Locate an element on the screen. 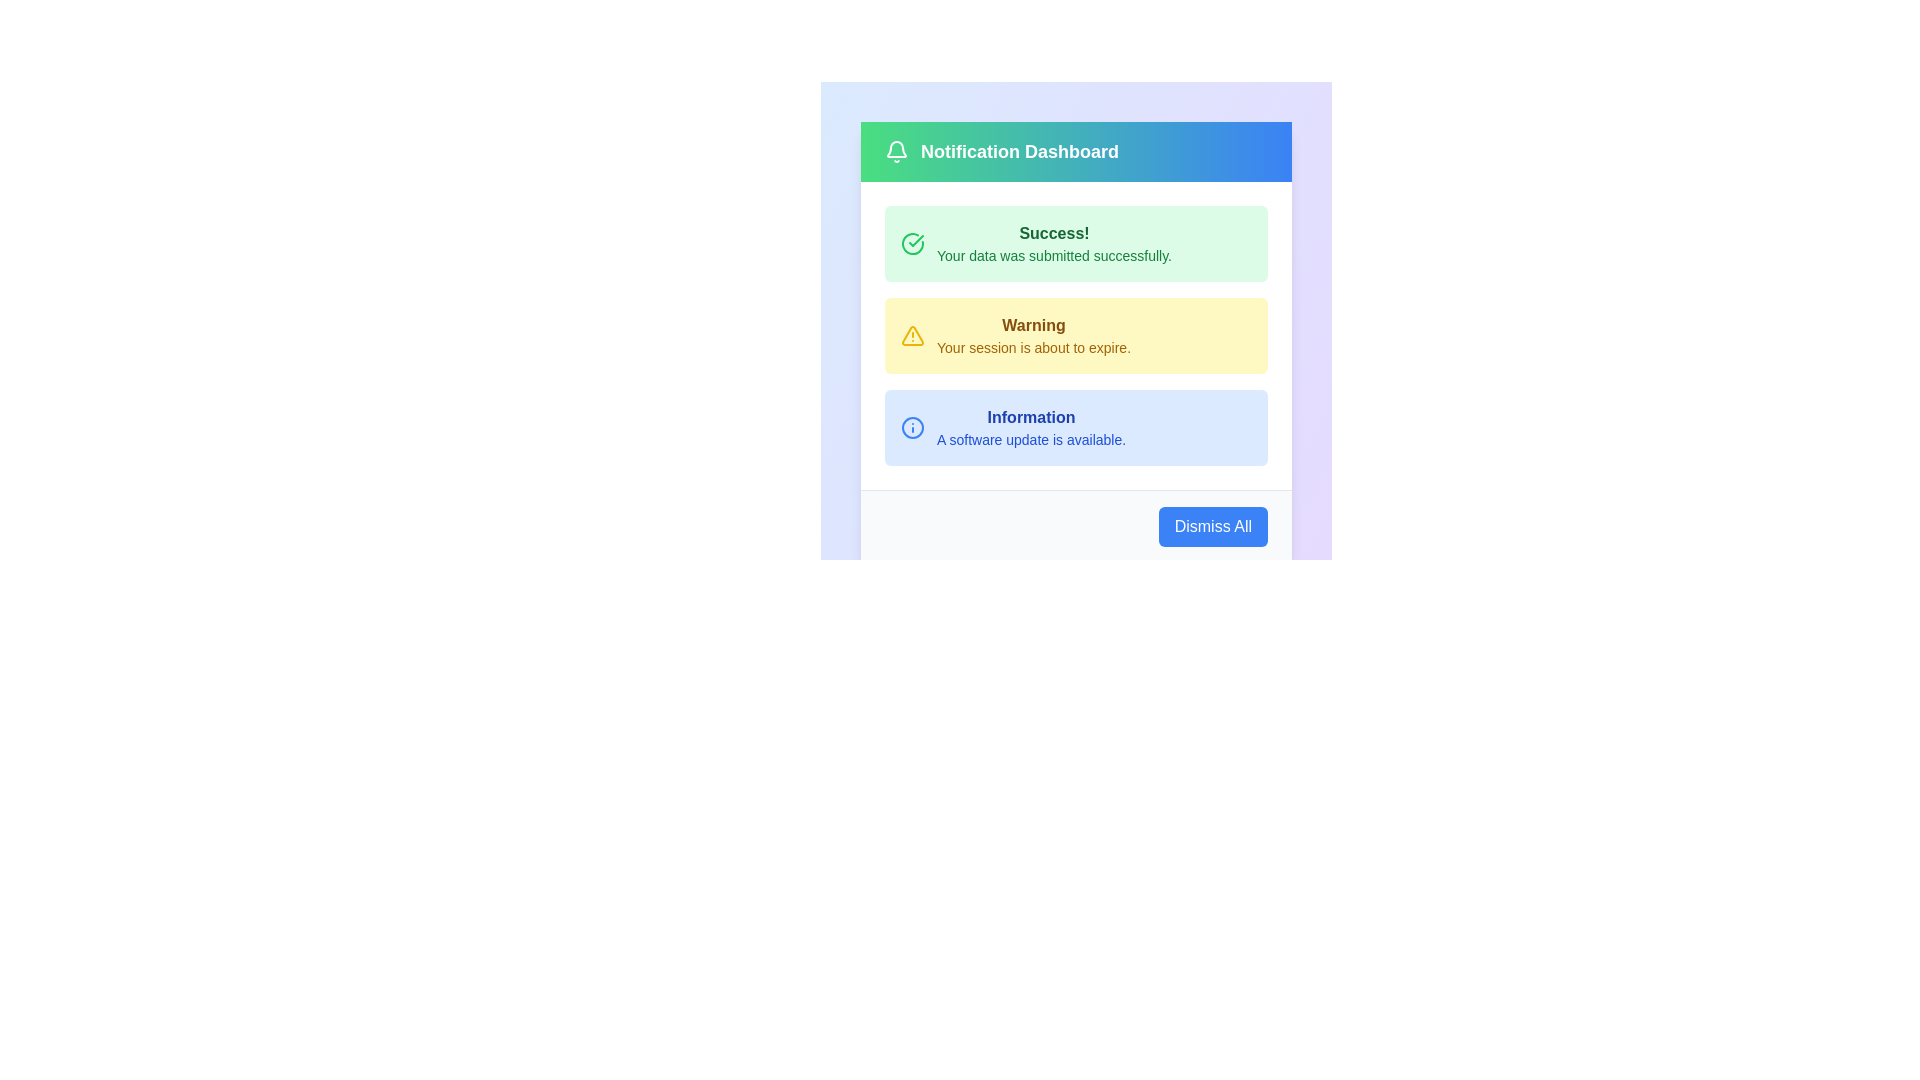  the notification icon located to the left of the 'Notification Dashboard' text in the header section of the interface is located at coordinates (896, 150).